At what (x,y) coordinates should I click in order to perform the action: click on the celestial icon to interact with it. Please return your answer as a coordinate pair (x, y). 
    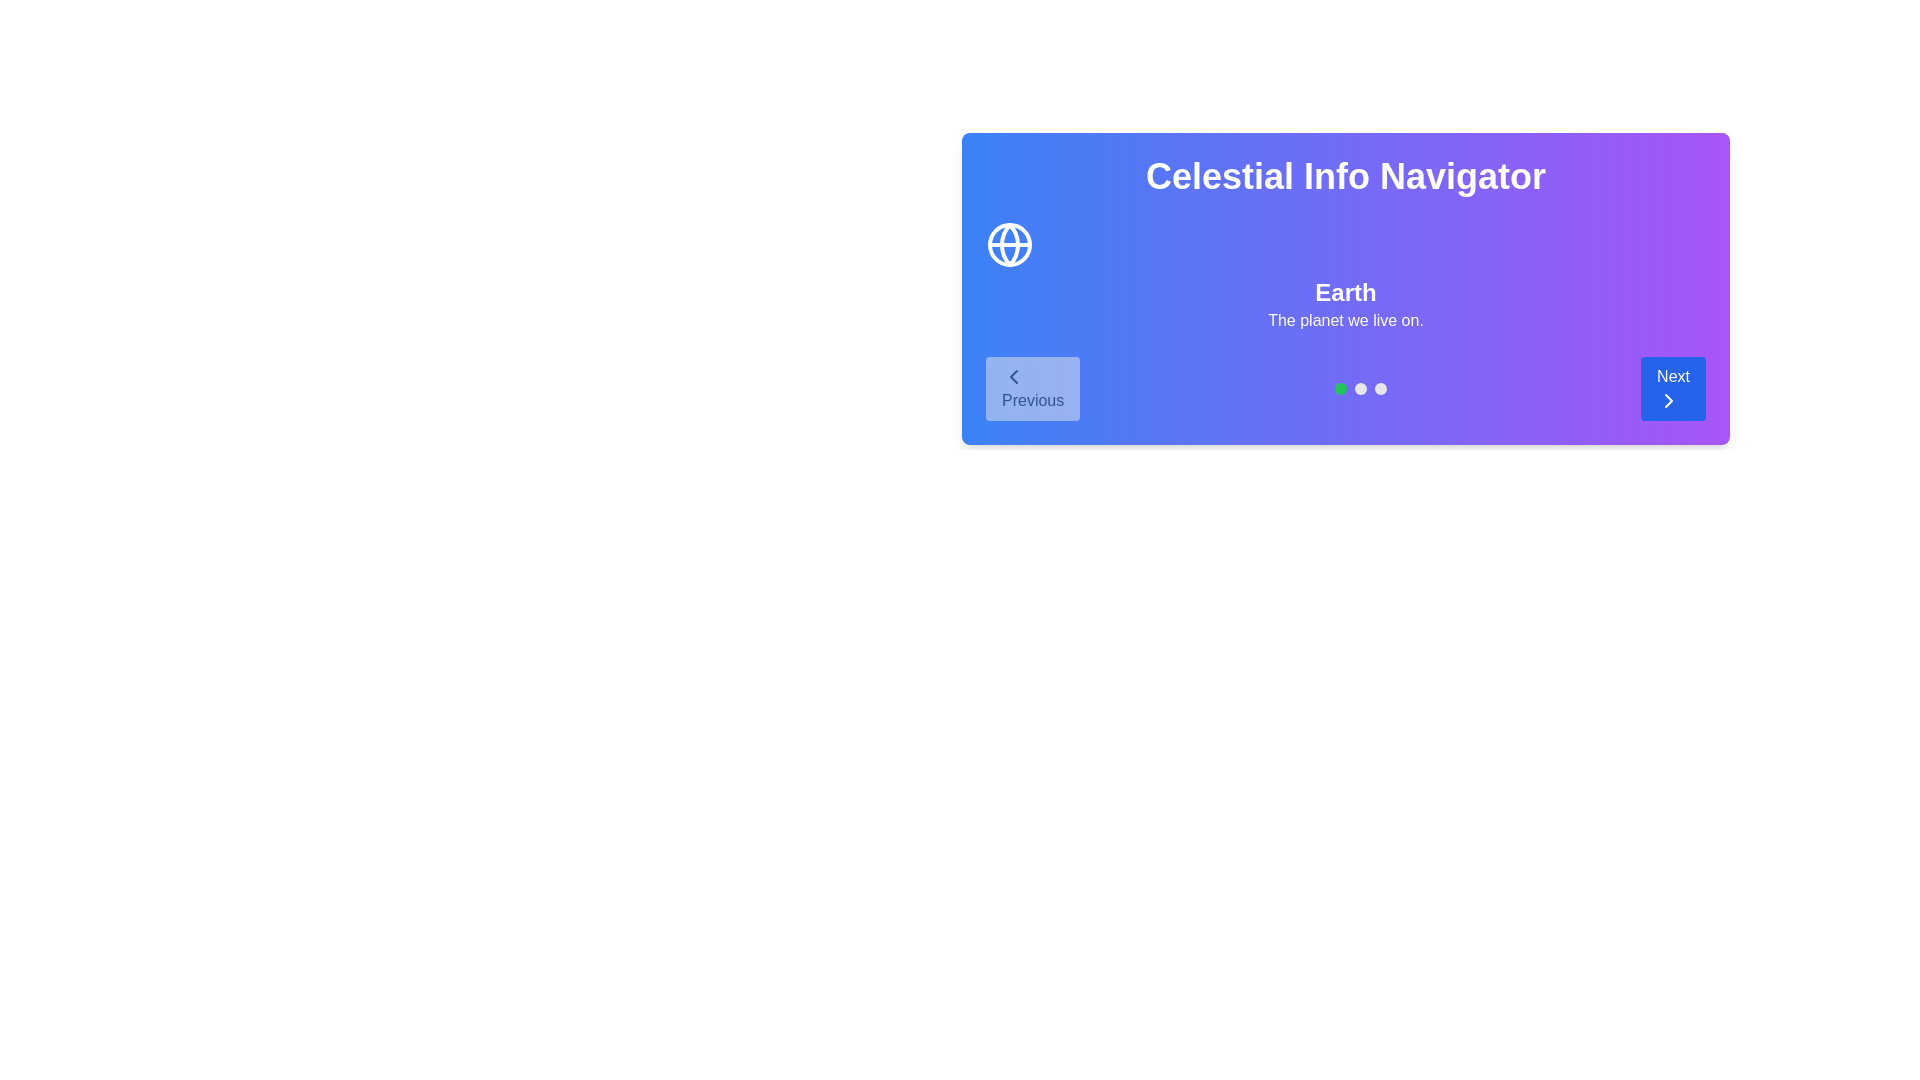
    Looking at the image, I should click on (1009, 244).